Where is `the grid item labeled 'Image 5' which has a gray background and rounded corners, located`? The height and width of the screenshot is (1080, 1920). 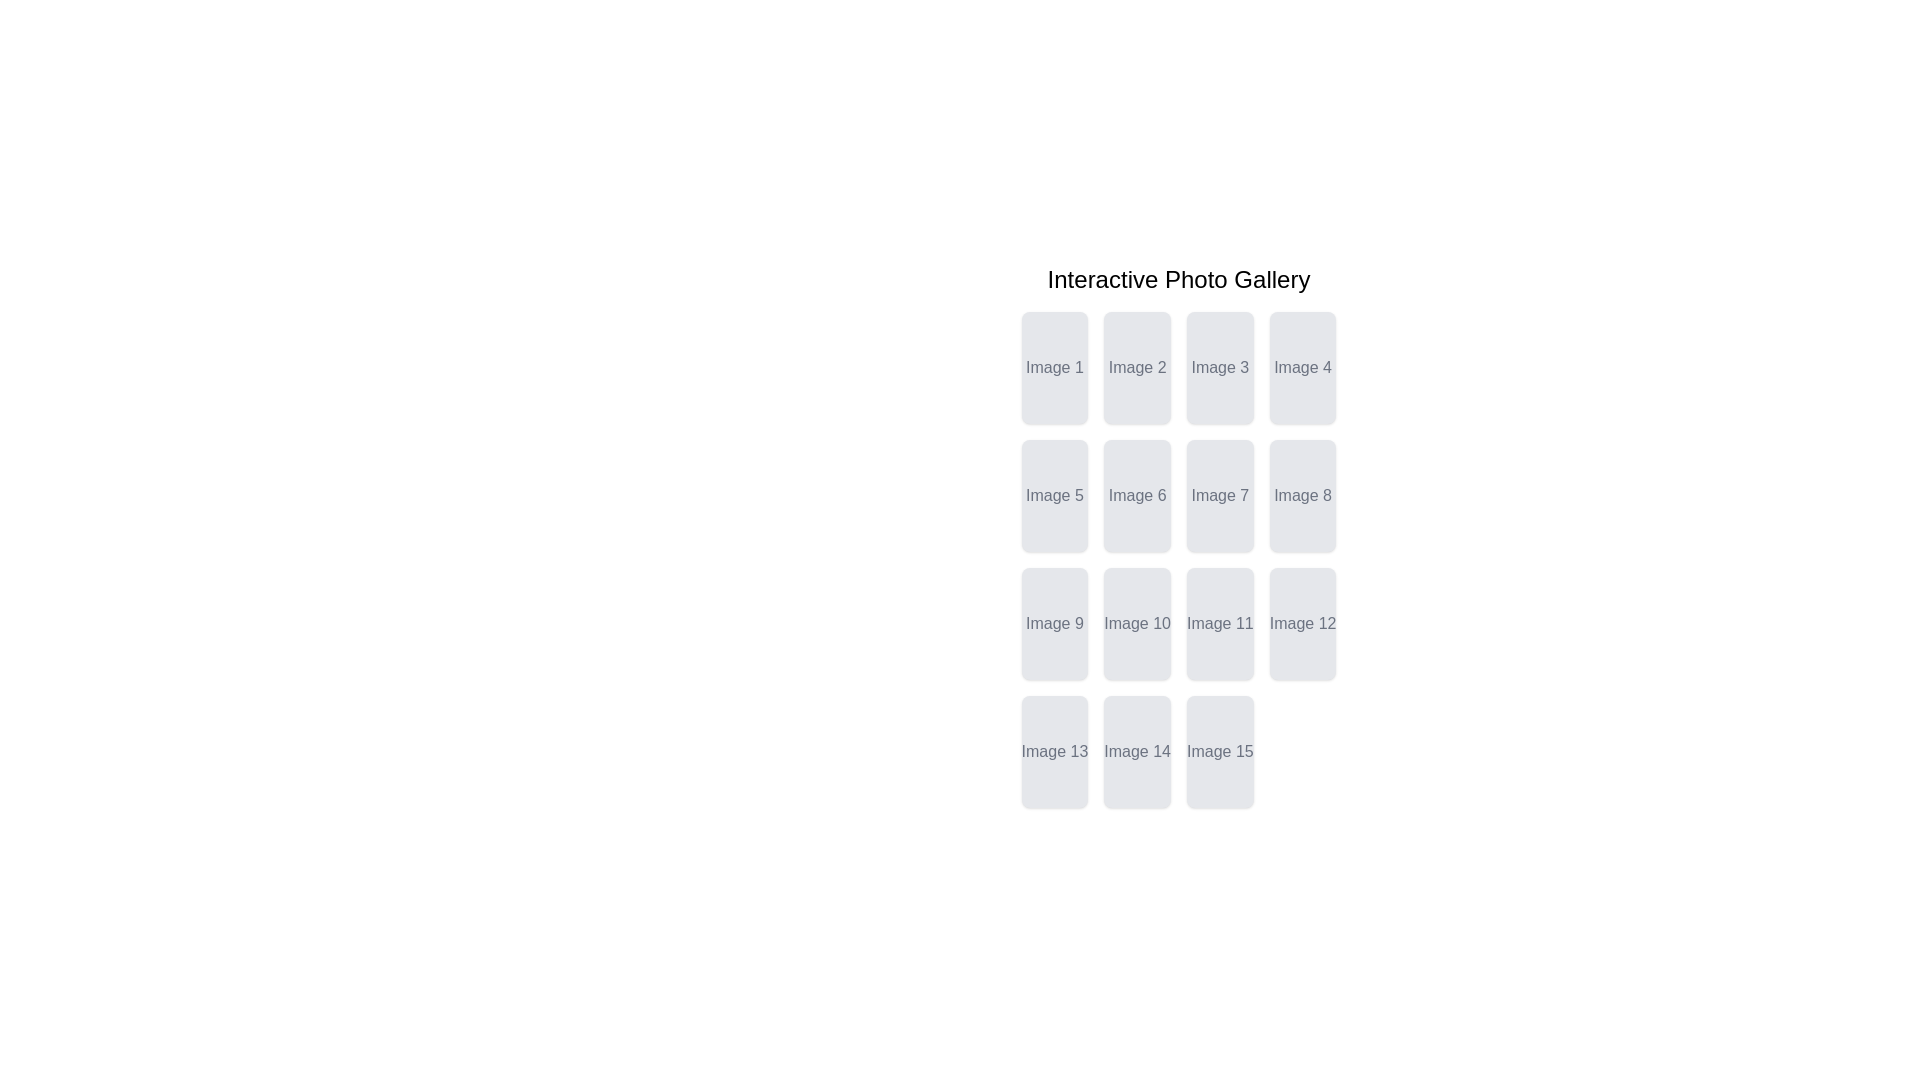 the grid item labeled 'Image 5' which has a gray background and rounded corners, located is located at coordinates (1053, 495).